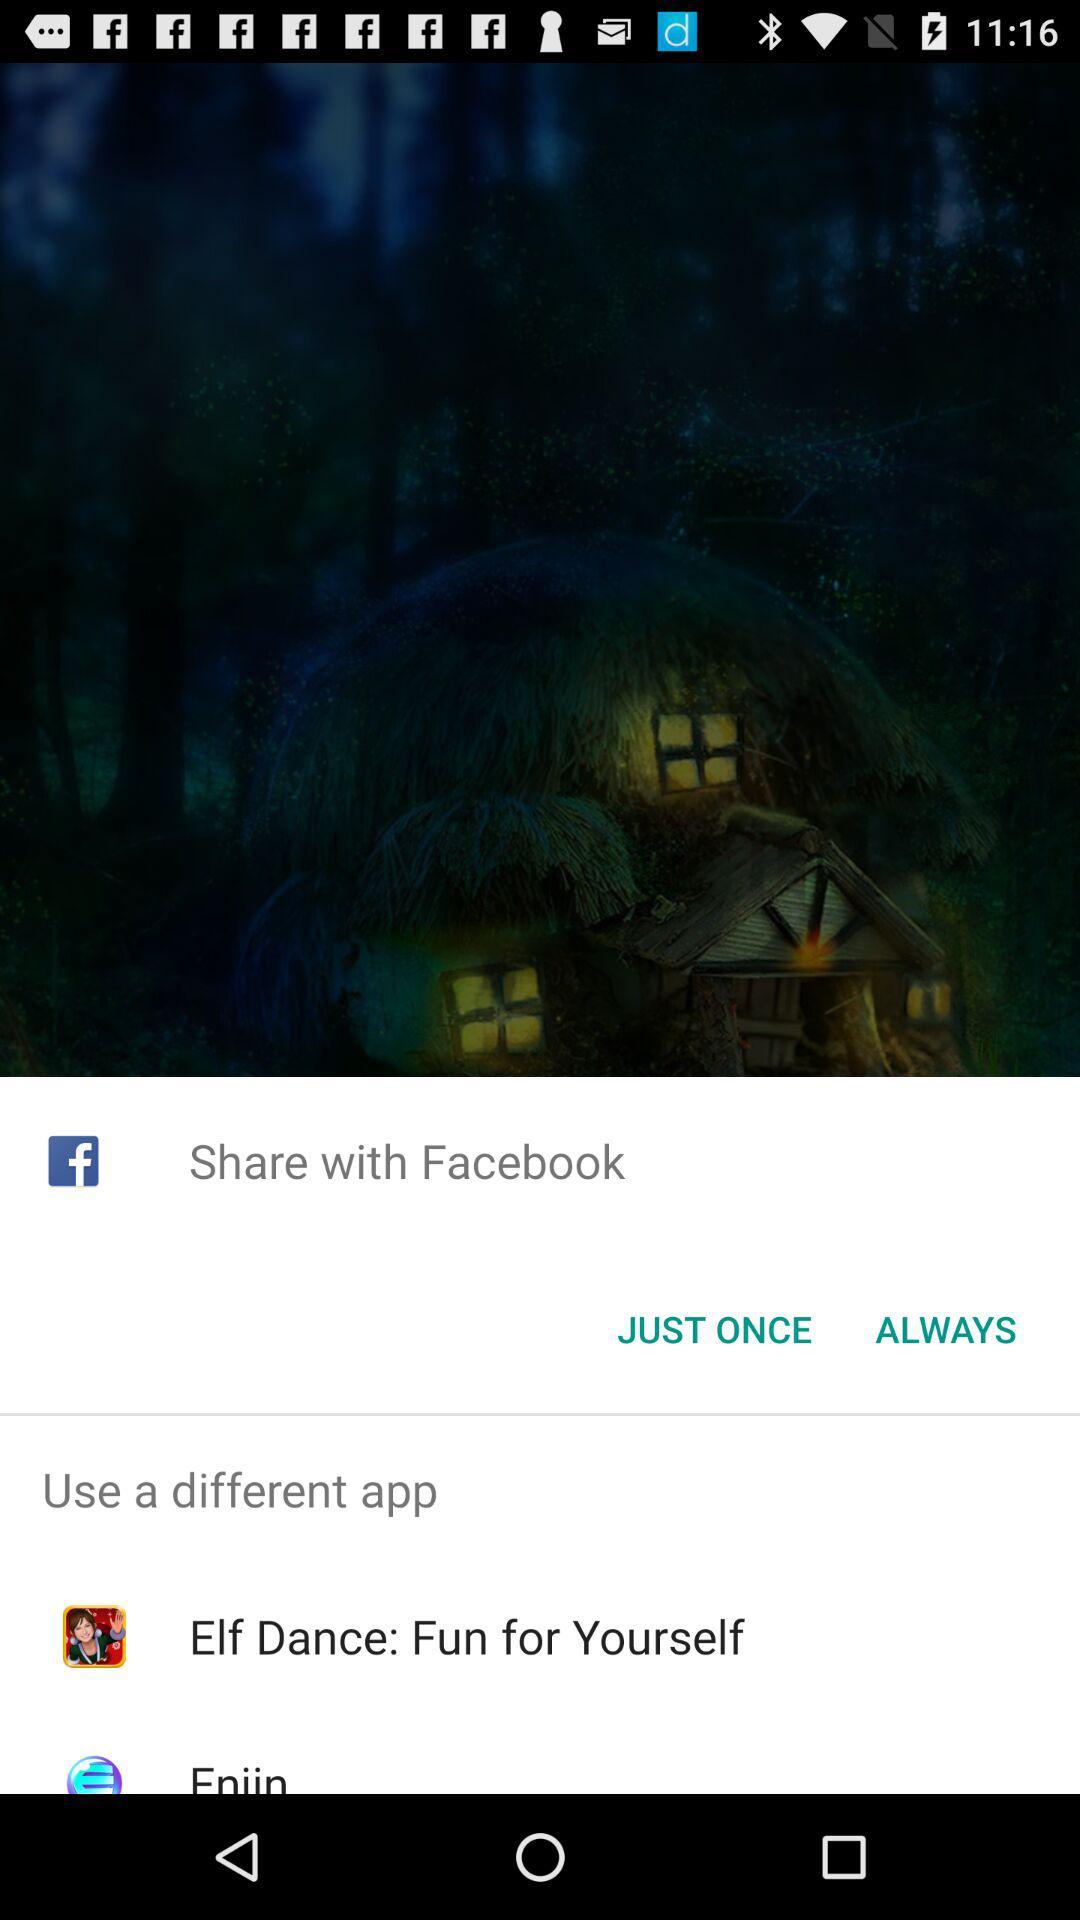 The height and width of the screenshot is (1920, 1080). What do you see at coordinates (540, 1489) in the screenshot?
I see `use a different icon` at bounding box center [540, 1489].